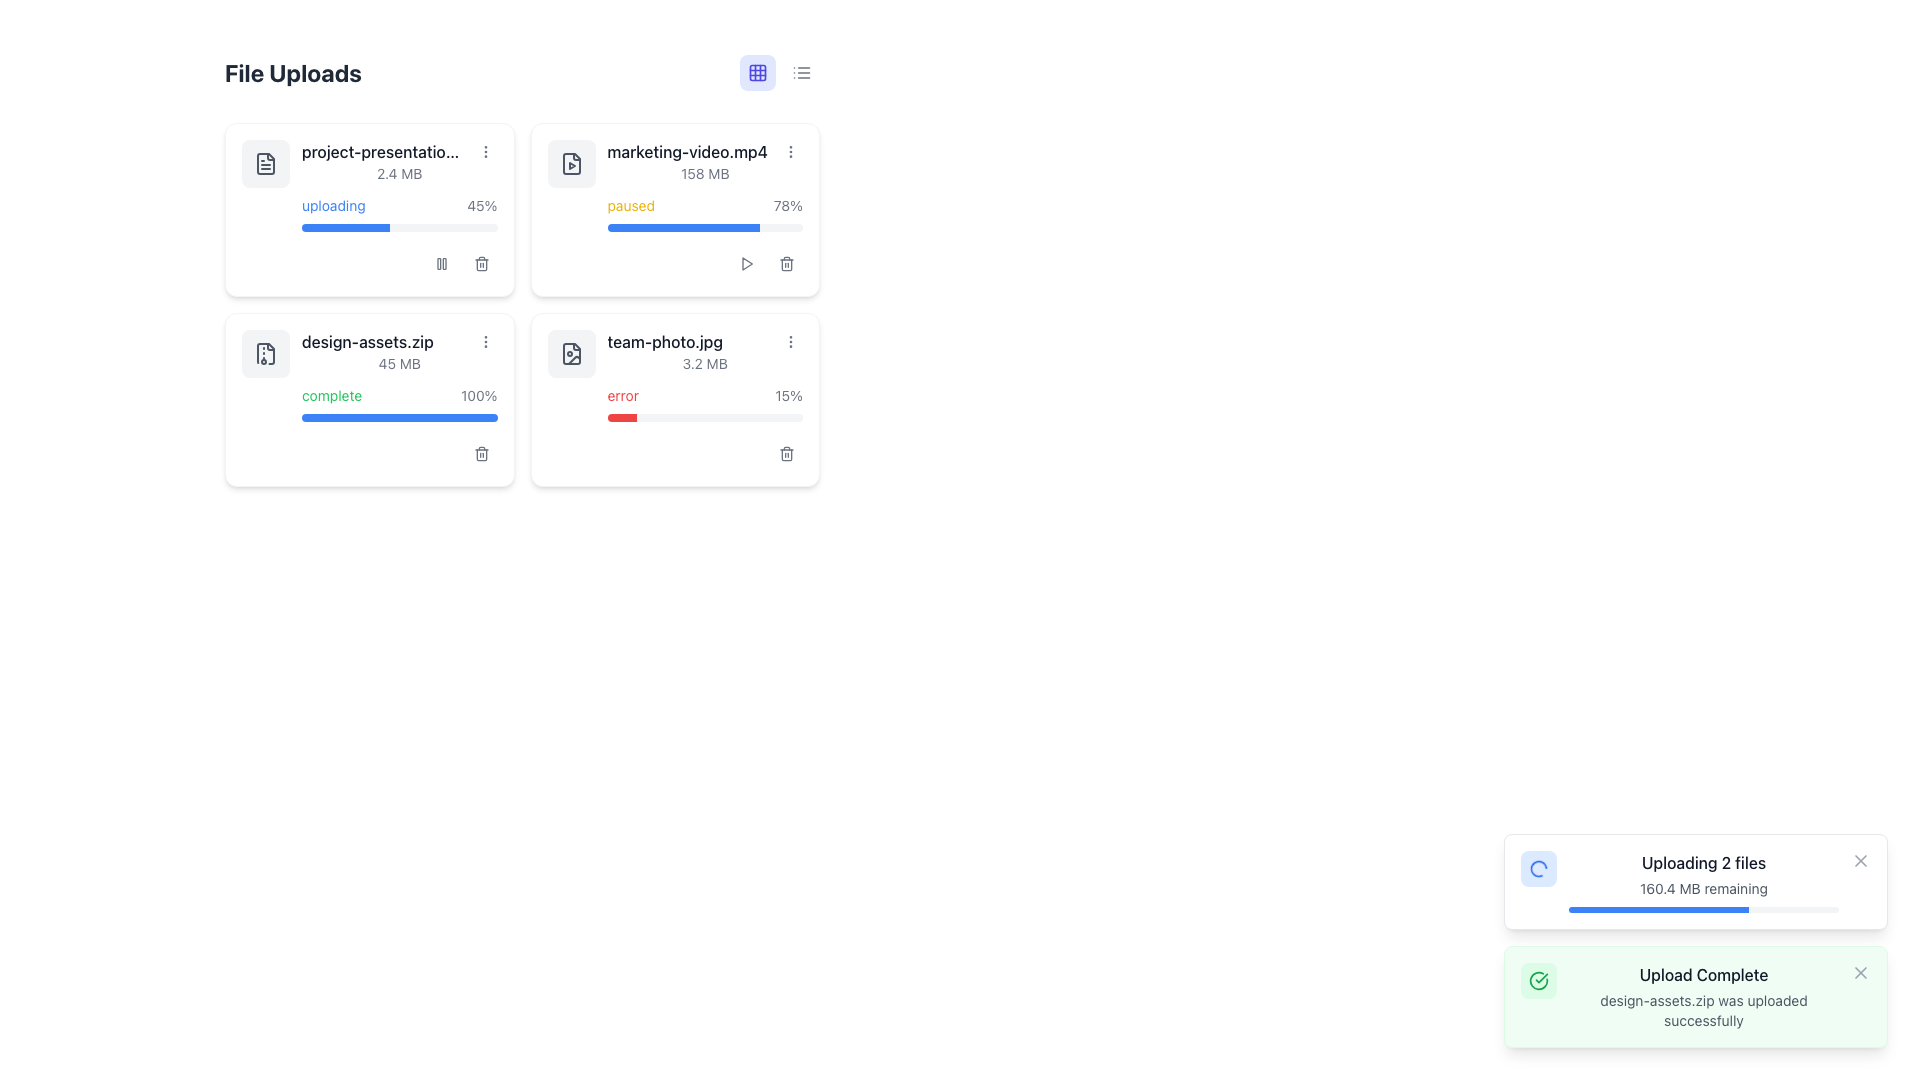  Describe the element at coordinates (746, 262) in the screenshot. I see `the triangular play button icon located` at that location.